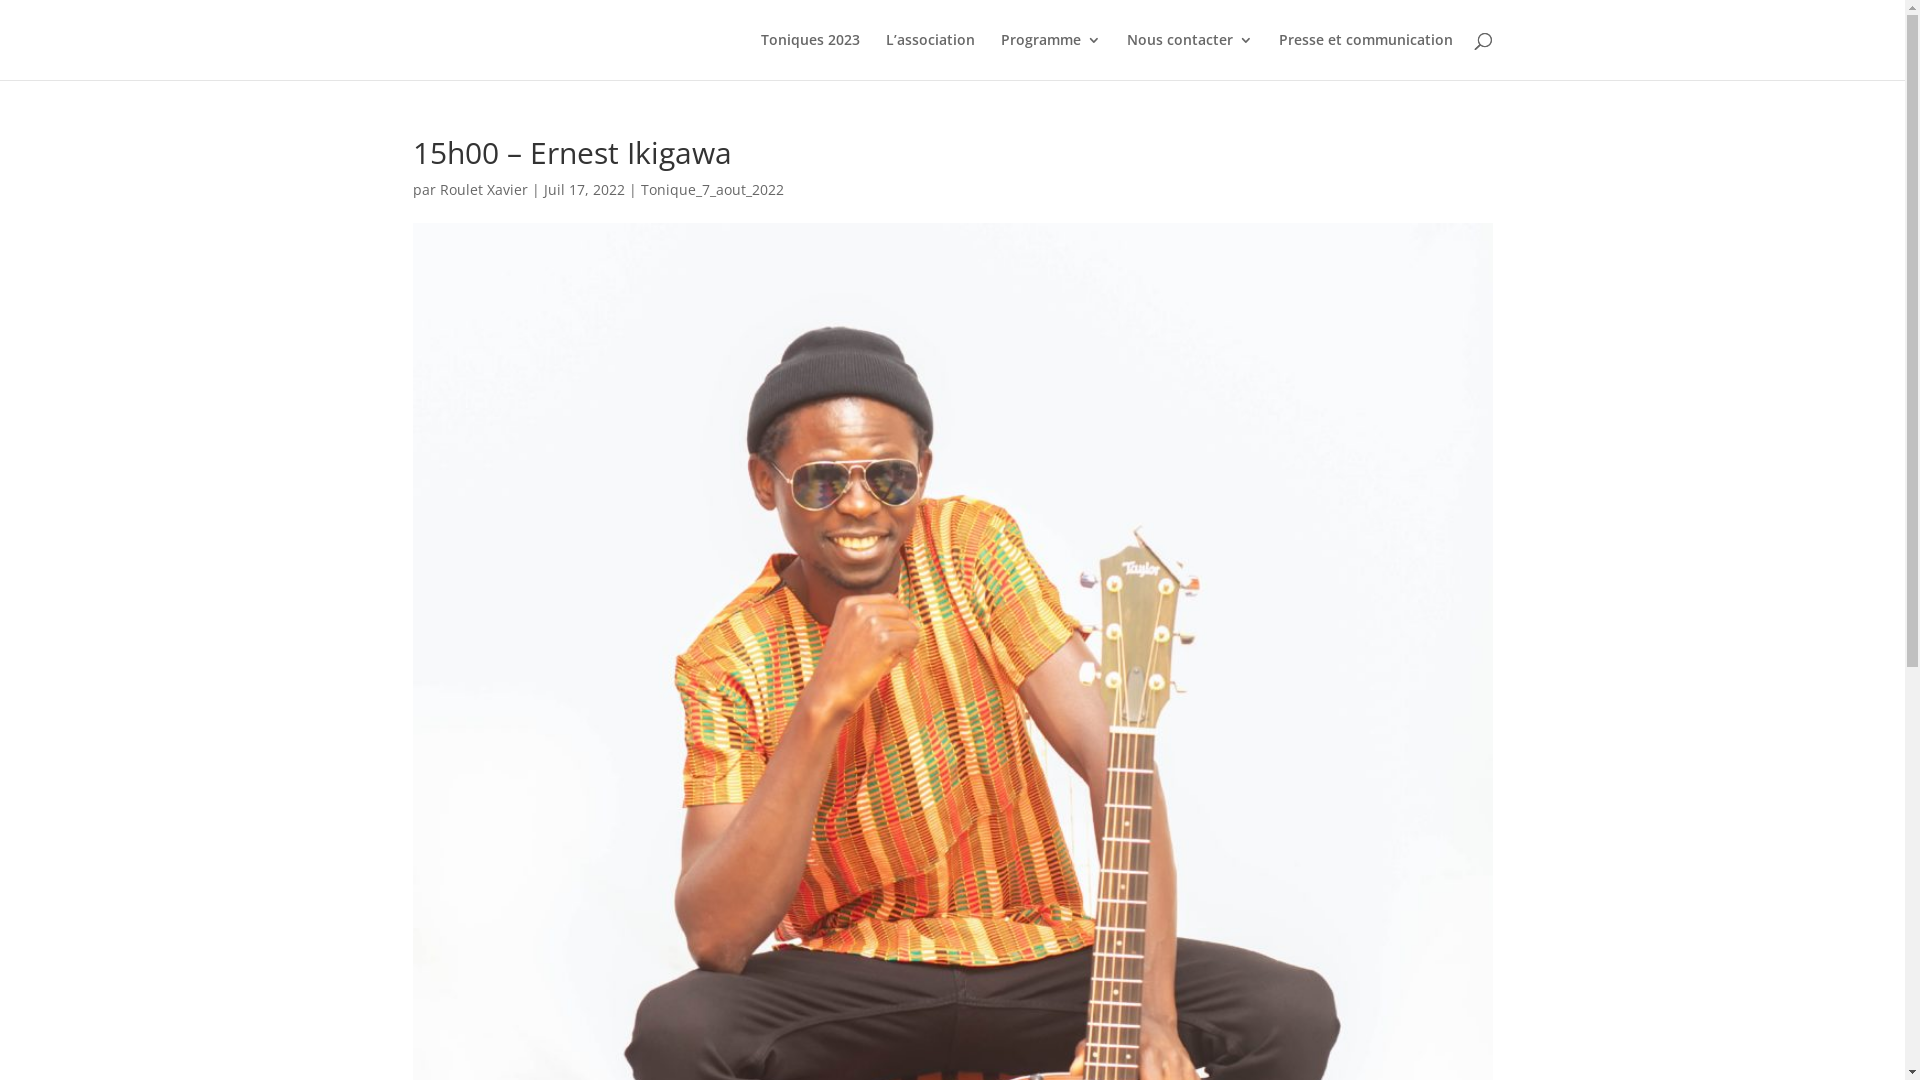  Describe the element at coordinates (1363, 55) in the screenshot. I see `'Presse et communication'` at that location.